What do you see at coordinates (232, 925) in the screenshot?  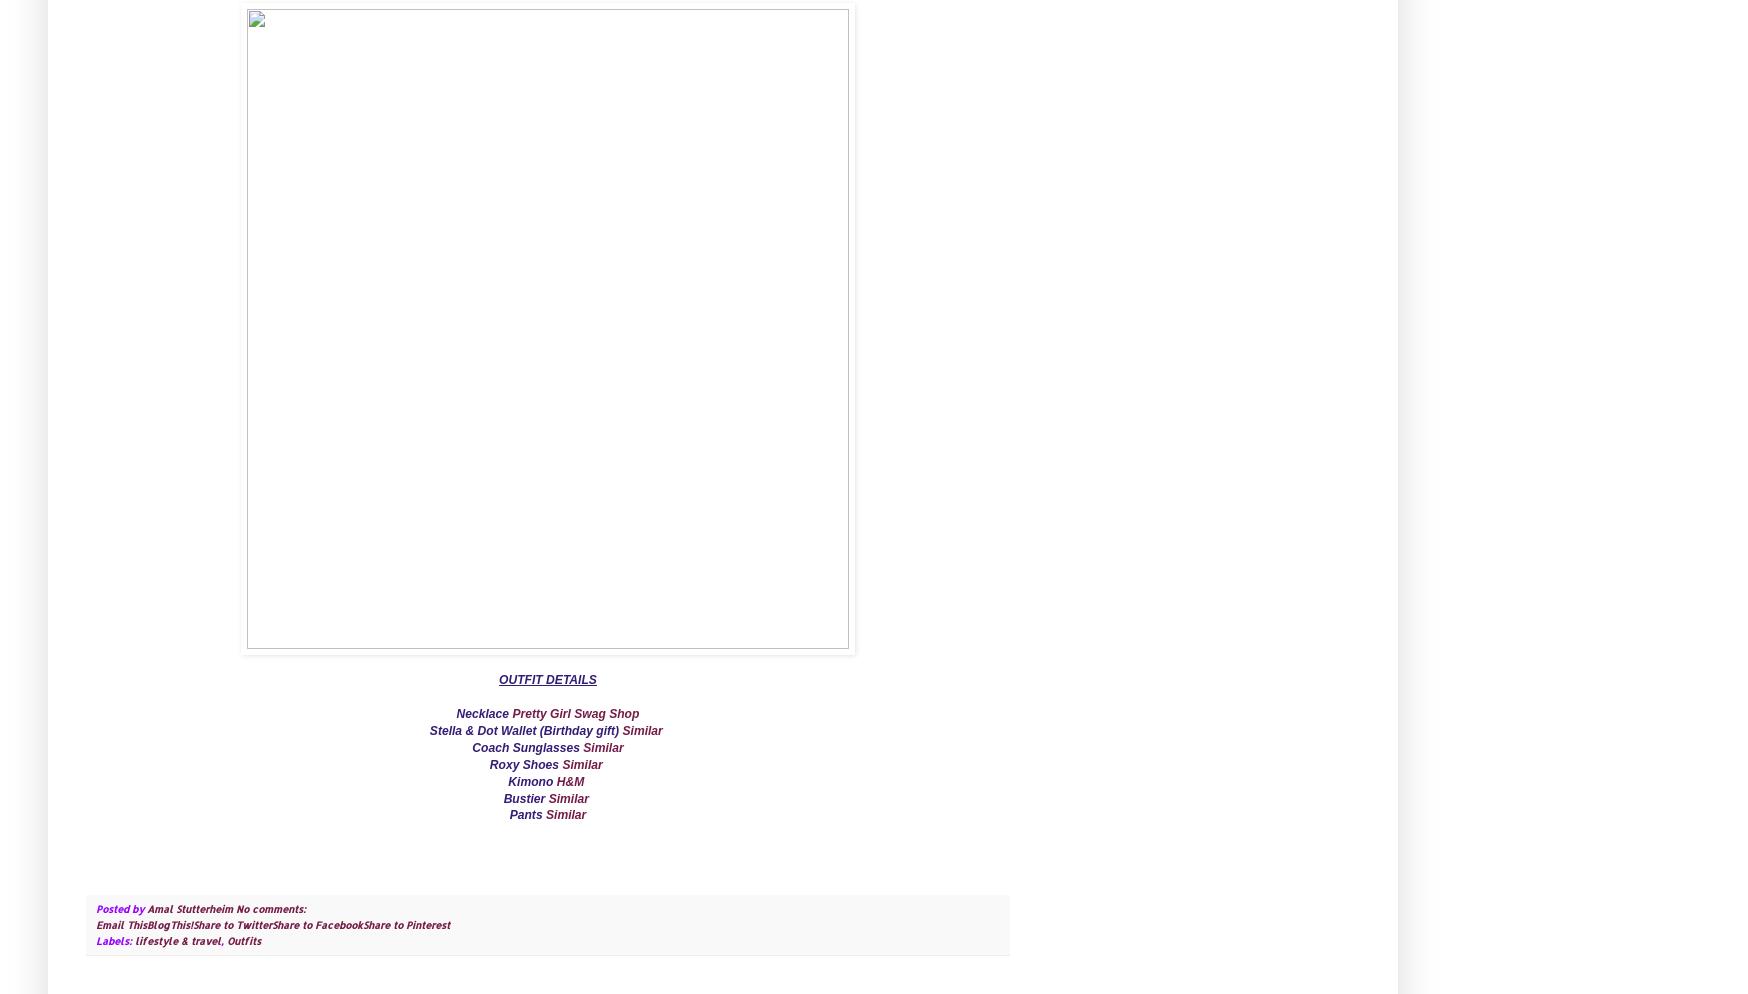 I see `'Share to Twitter'` at bounding box center [232, 925].